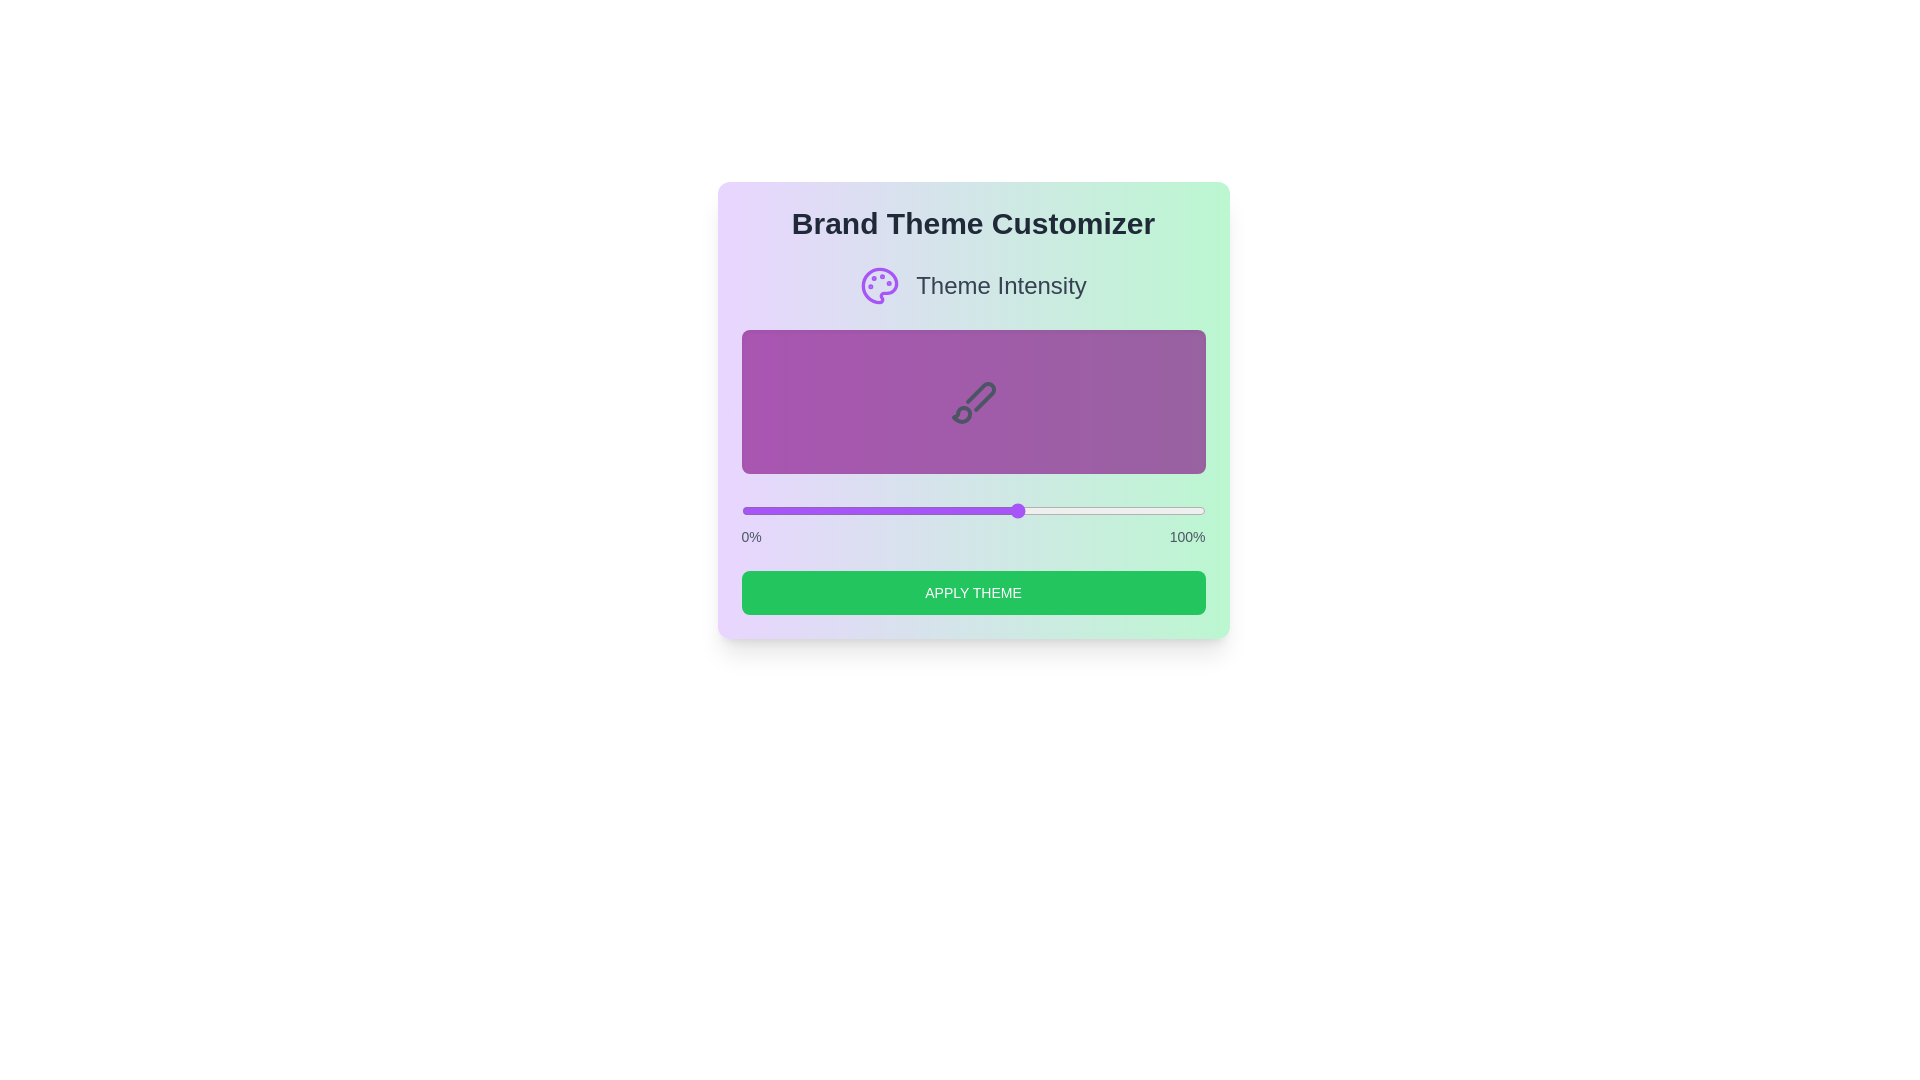 This screenshot has width=1920, height=1080. Describe the element at coordinates (921, 509) in the screenshot. I see `the theme intensity slider to 39% to view the corresponding theme preview` at that location.